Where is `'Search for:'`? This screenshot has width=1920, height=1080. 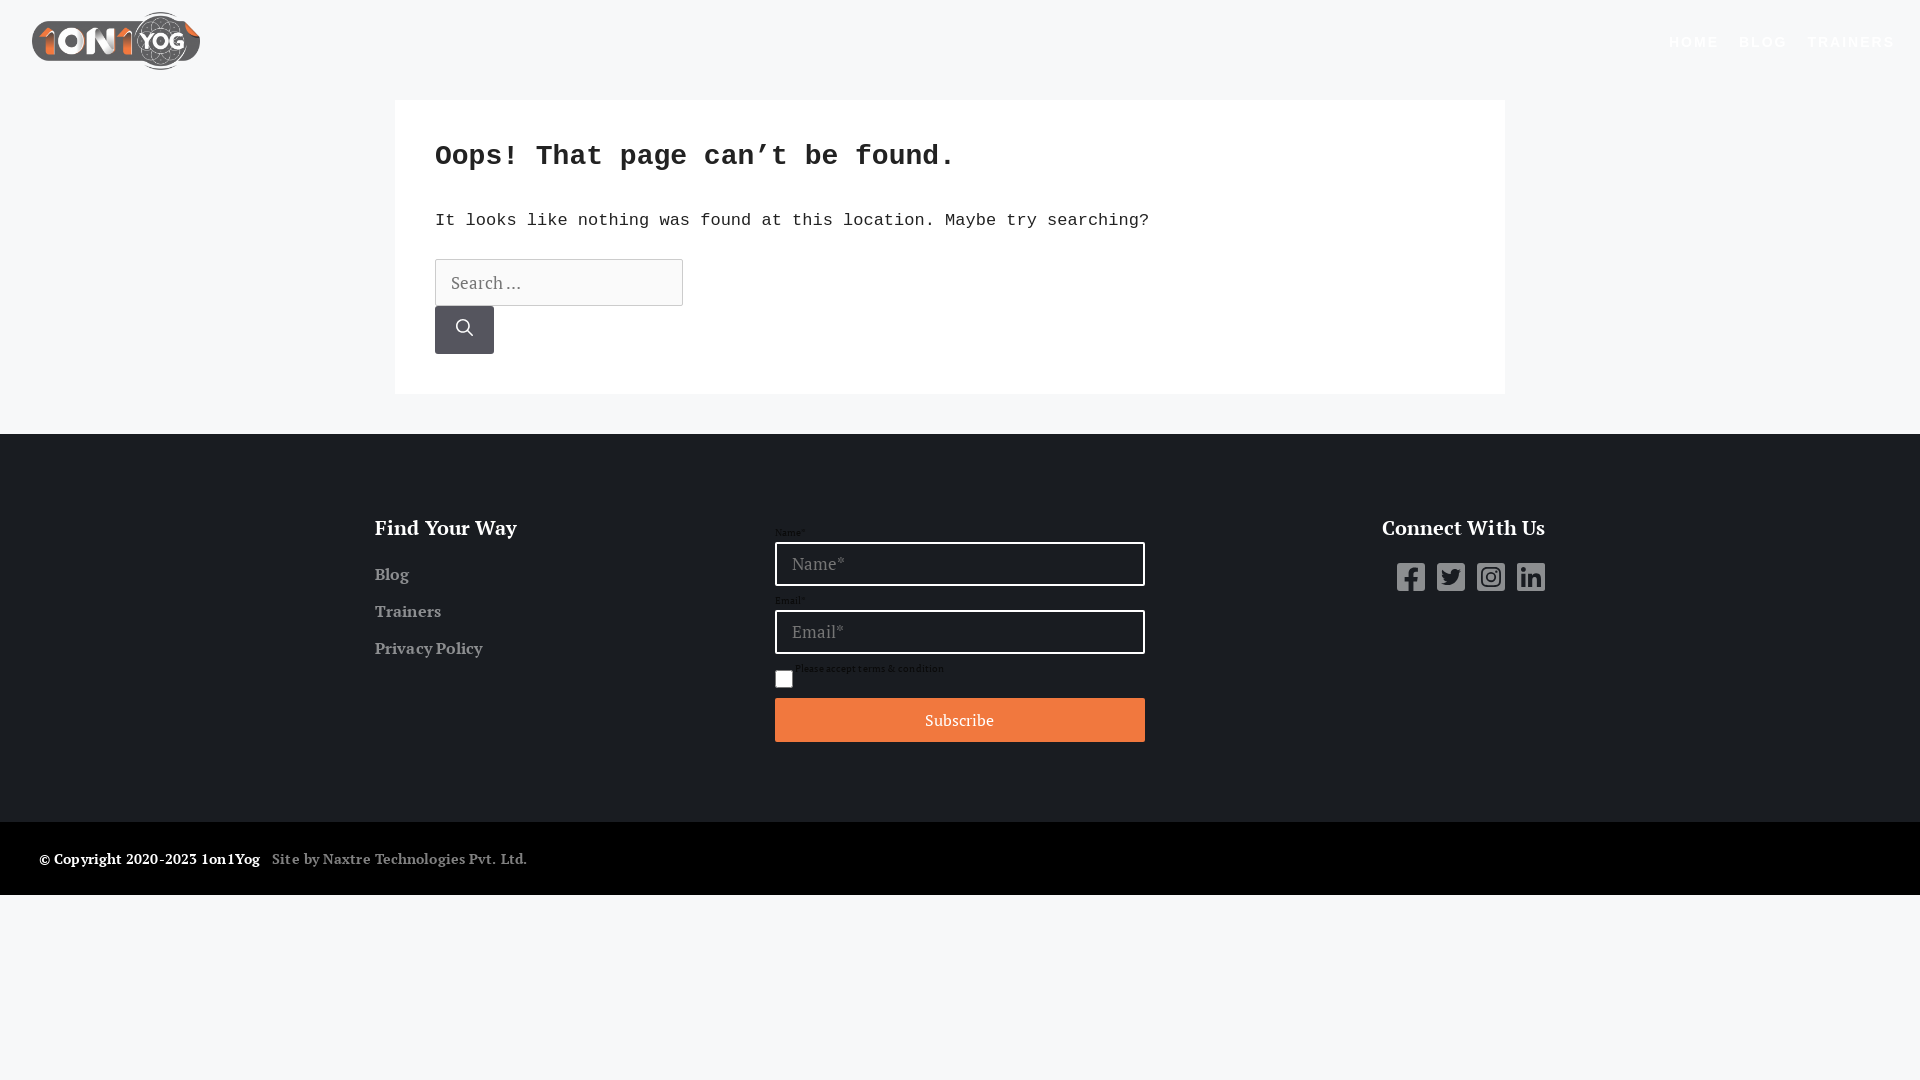 'Search for:' is located at coordinates (558, 282).